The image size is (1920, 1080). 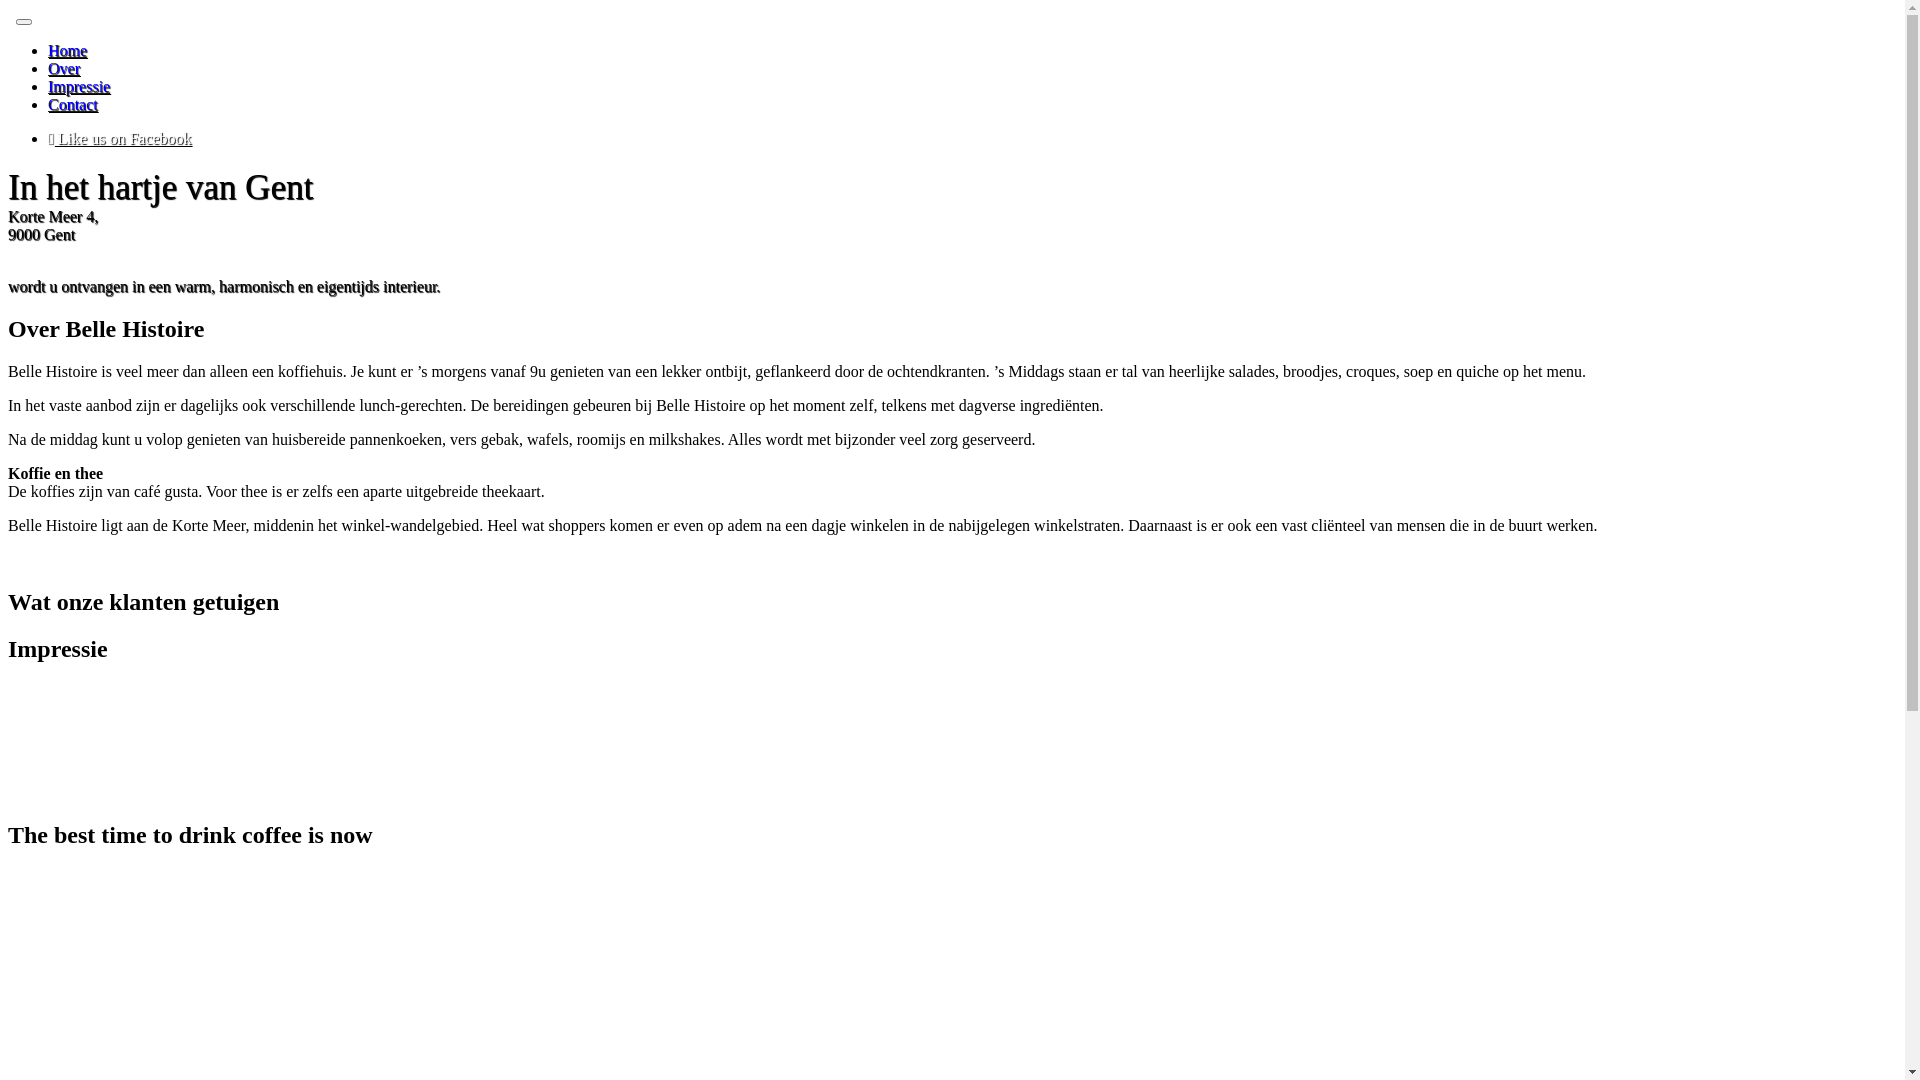 I want to click on 'Contact', so click(x=72, y=104).